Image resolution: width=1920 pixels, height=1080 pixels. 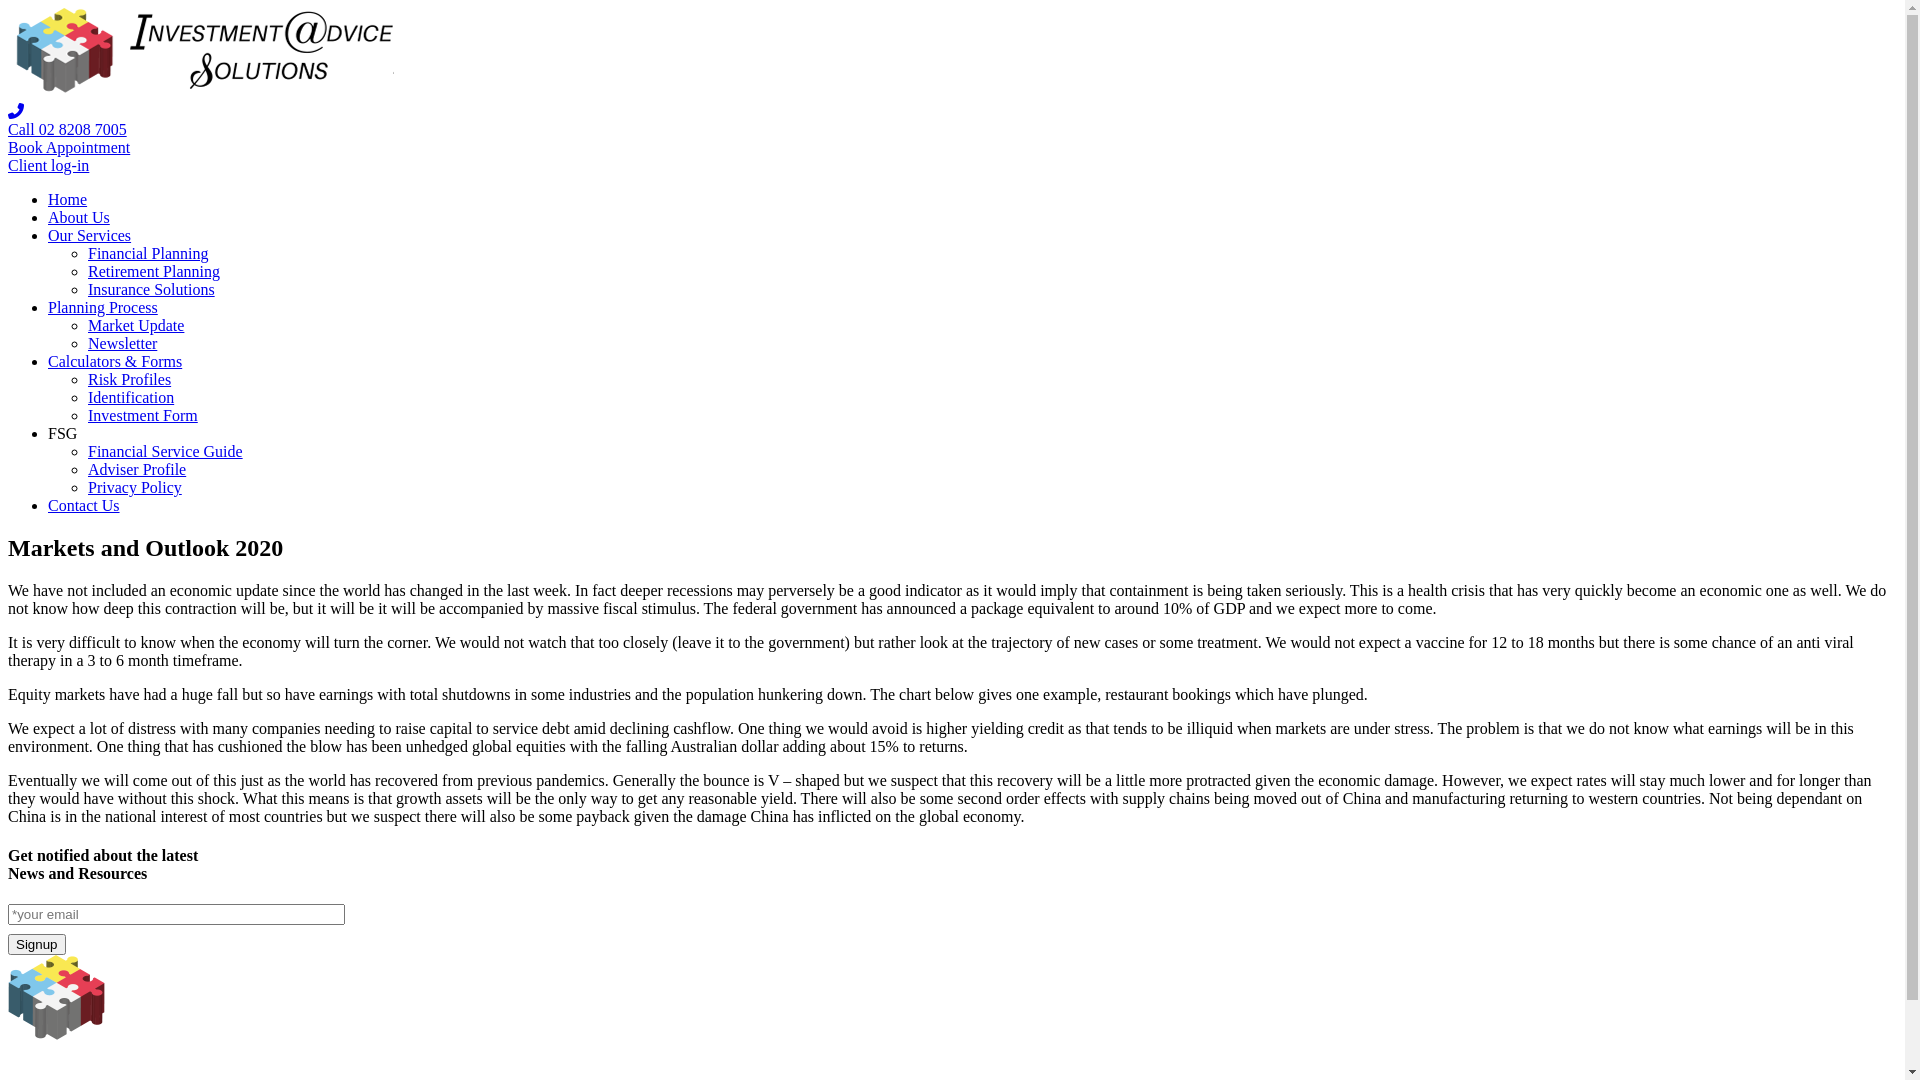 What do you see at coordinates (78, 217) in the screenshot?
I see `'About Us'` at bounding box center [78, 217].